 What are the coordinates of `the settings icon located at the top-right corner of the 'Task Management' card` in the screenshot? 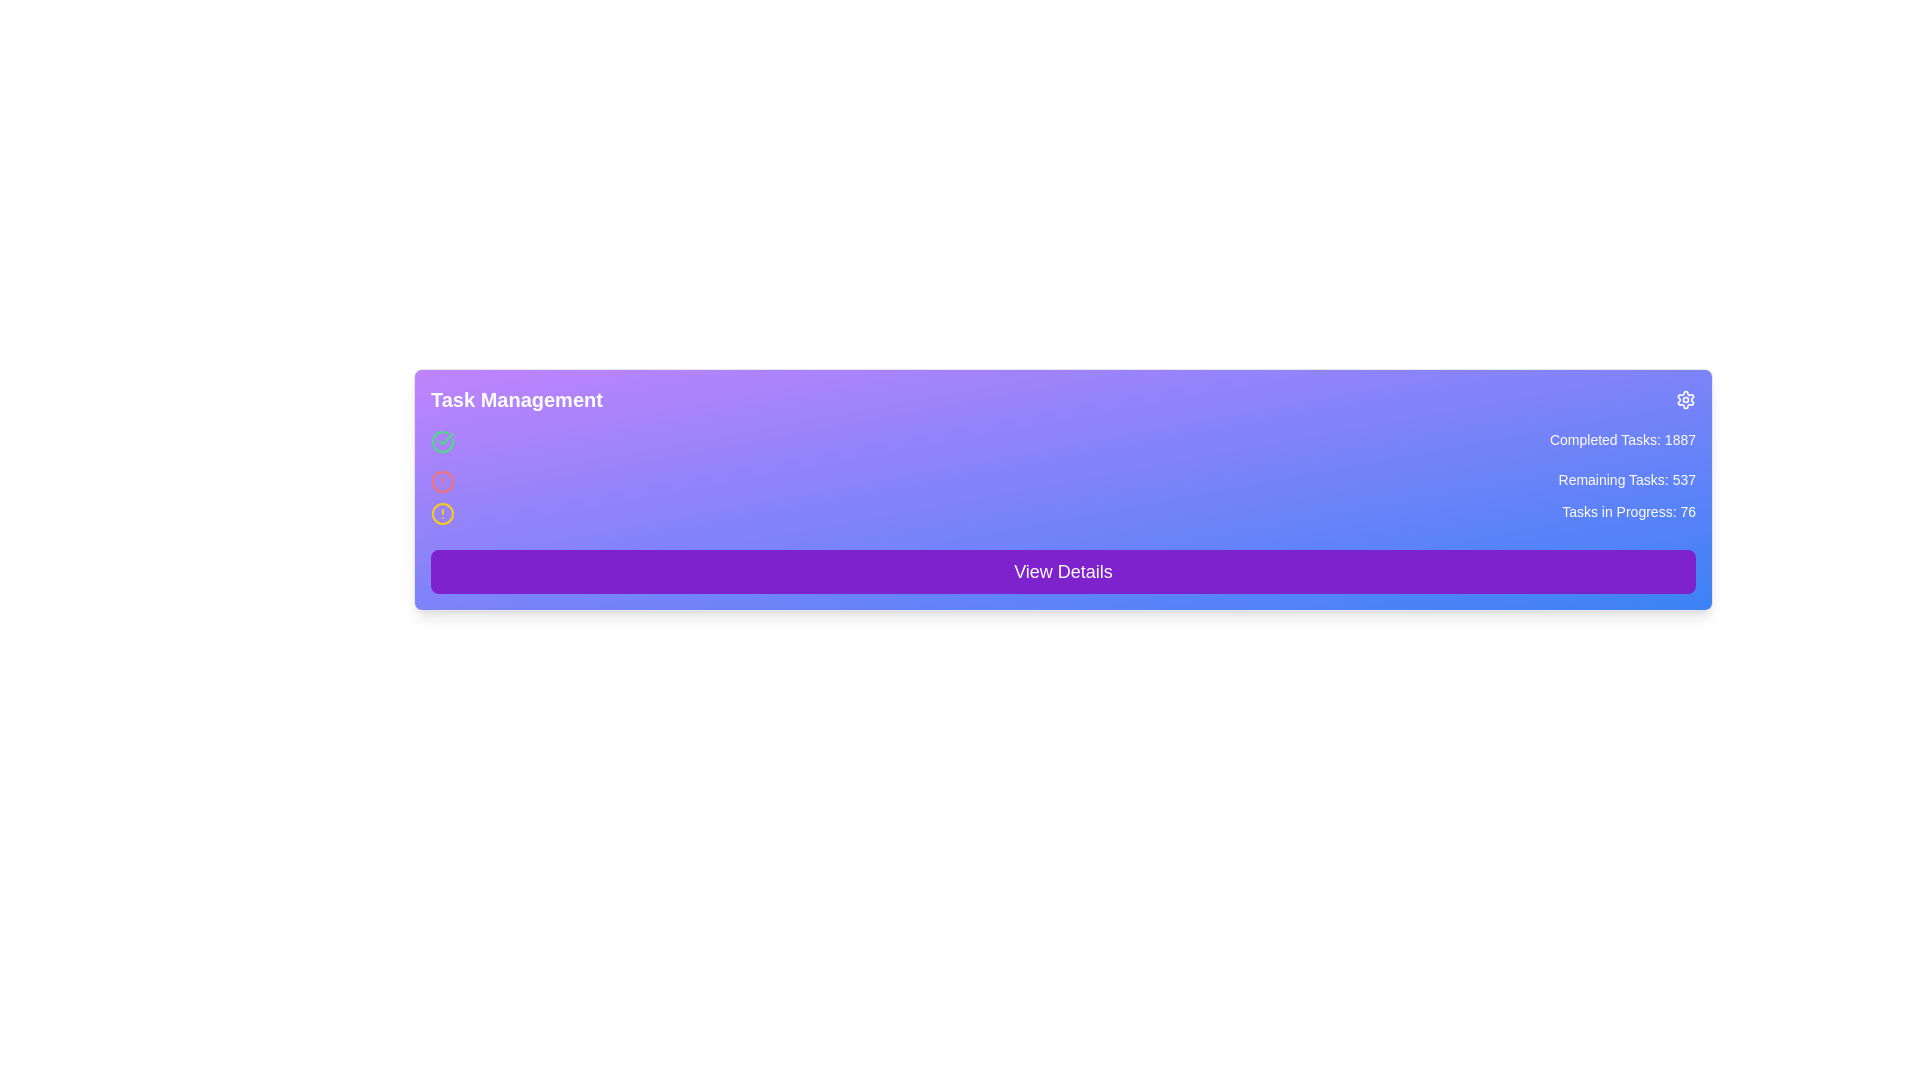 It's located at (1684, 400).